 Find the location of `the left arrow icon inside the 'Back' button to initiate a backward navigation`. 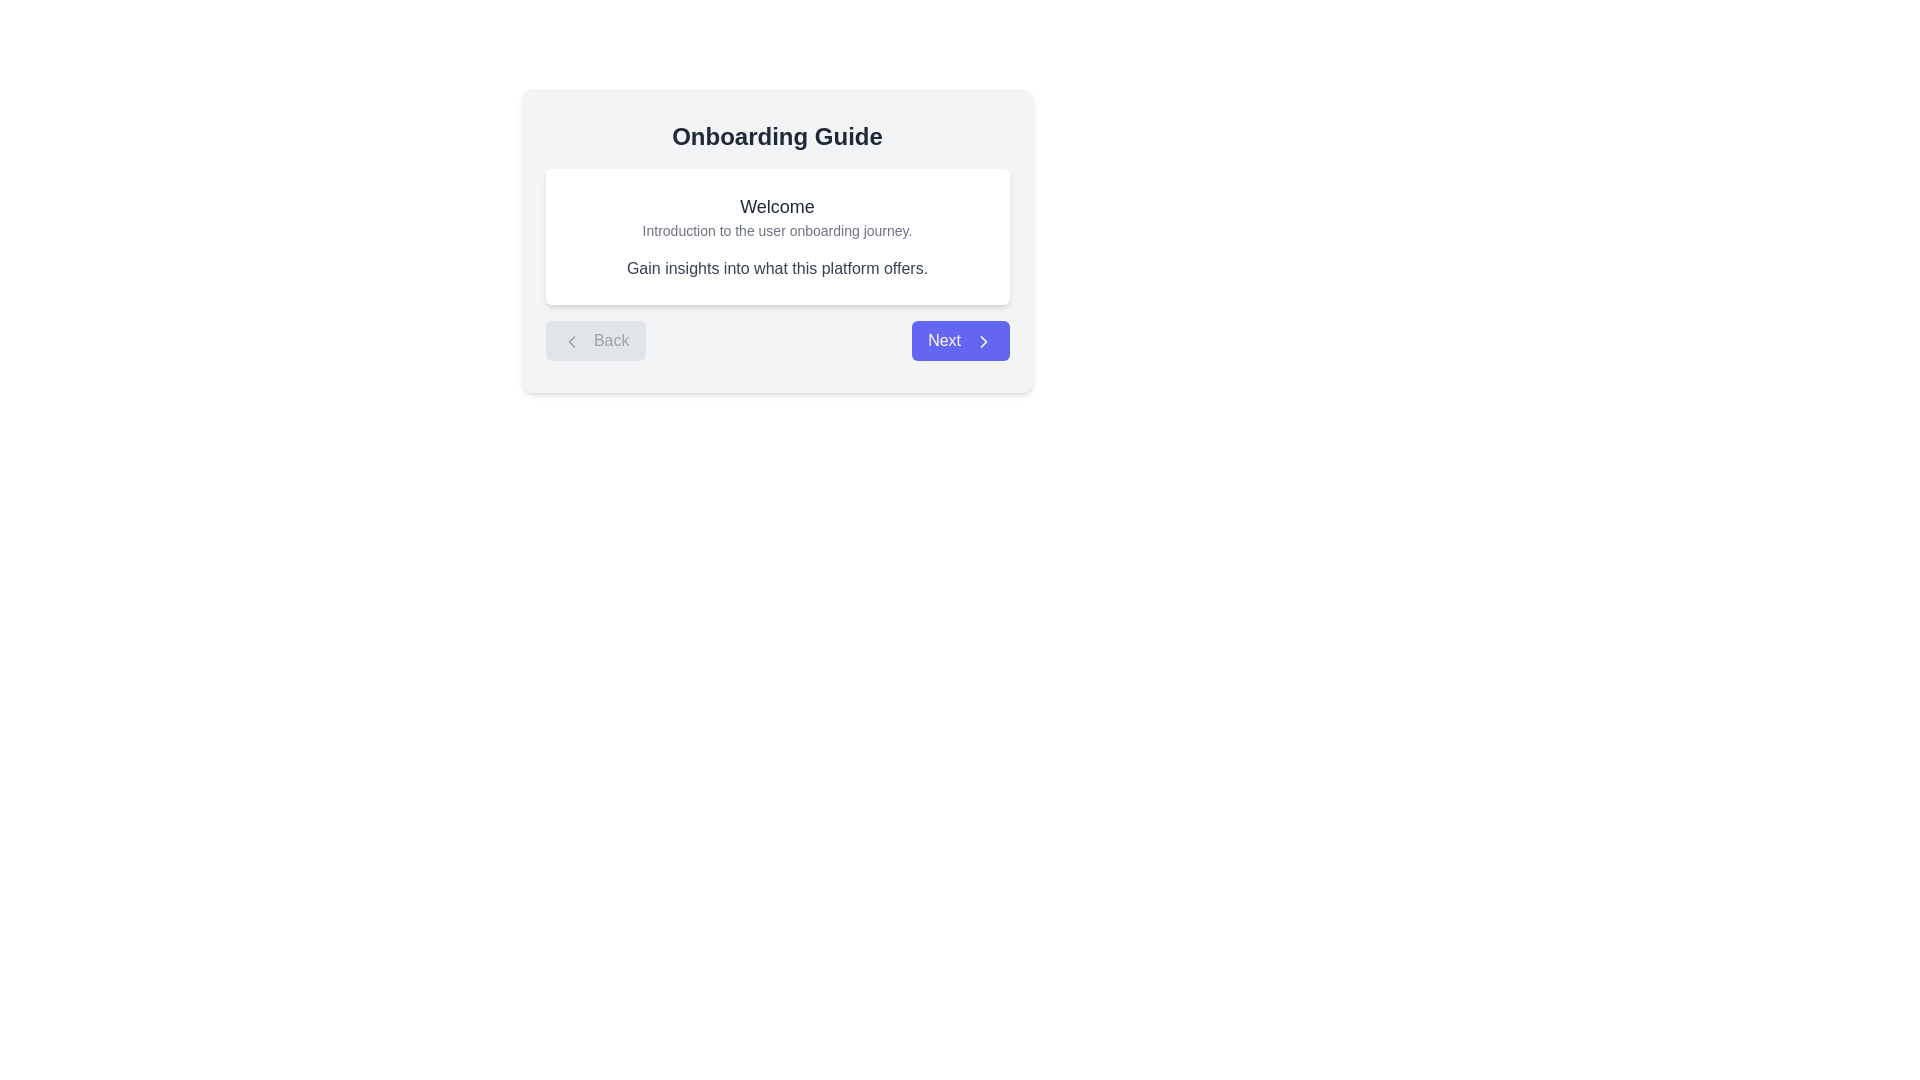

the left arrow icon inside the 'Back' button to initiate a backward navigation is located at coordinates (570, 340).